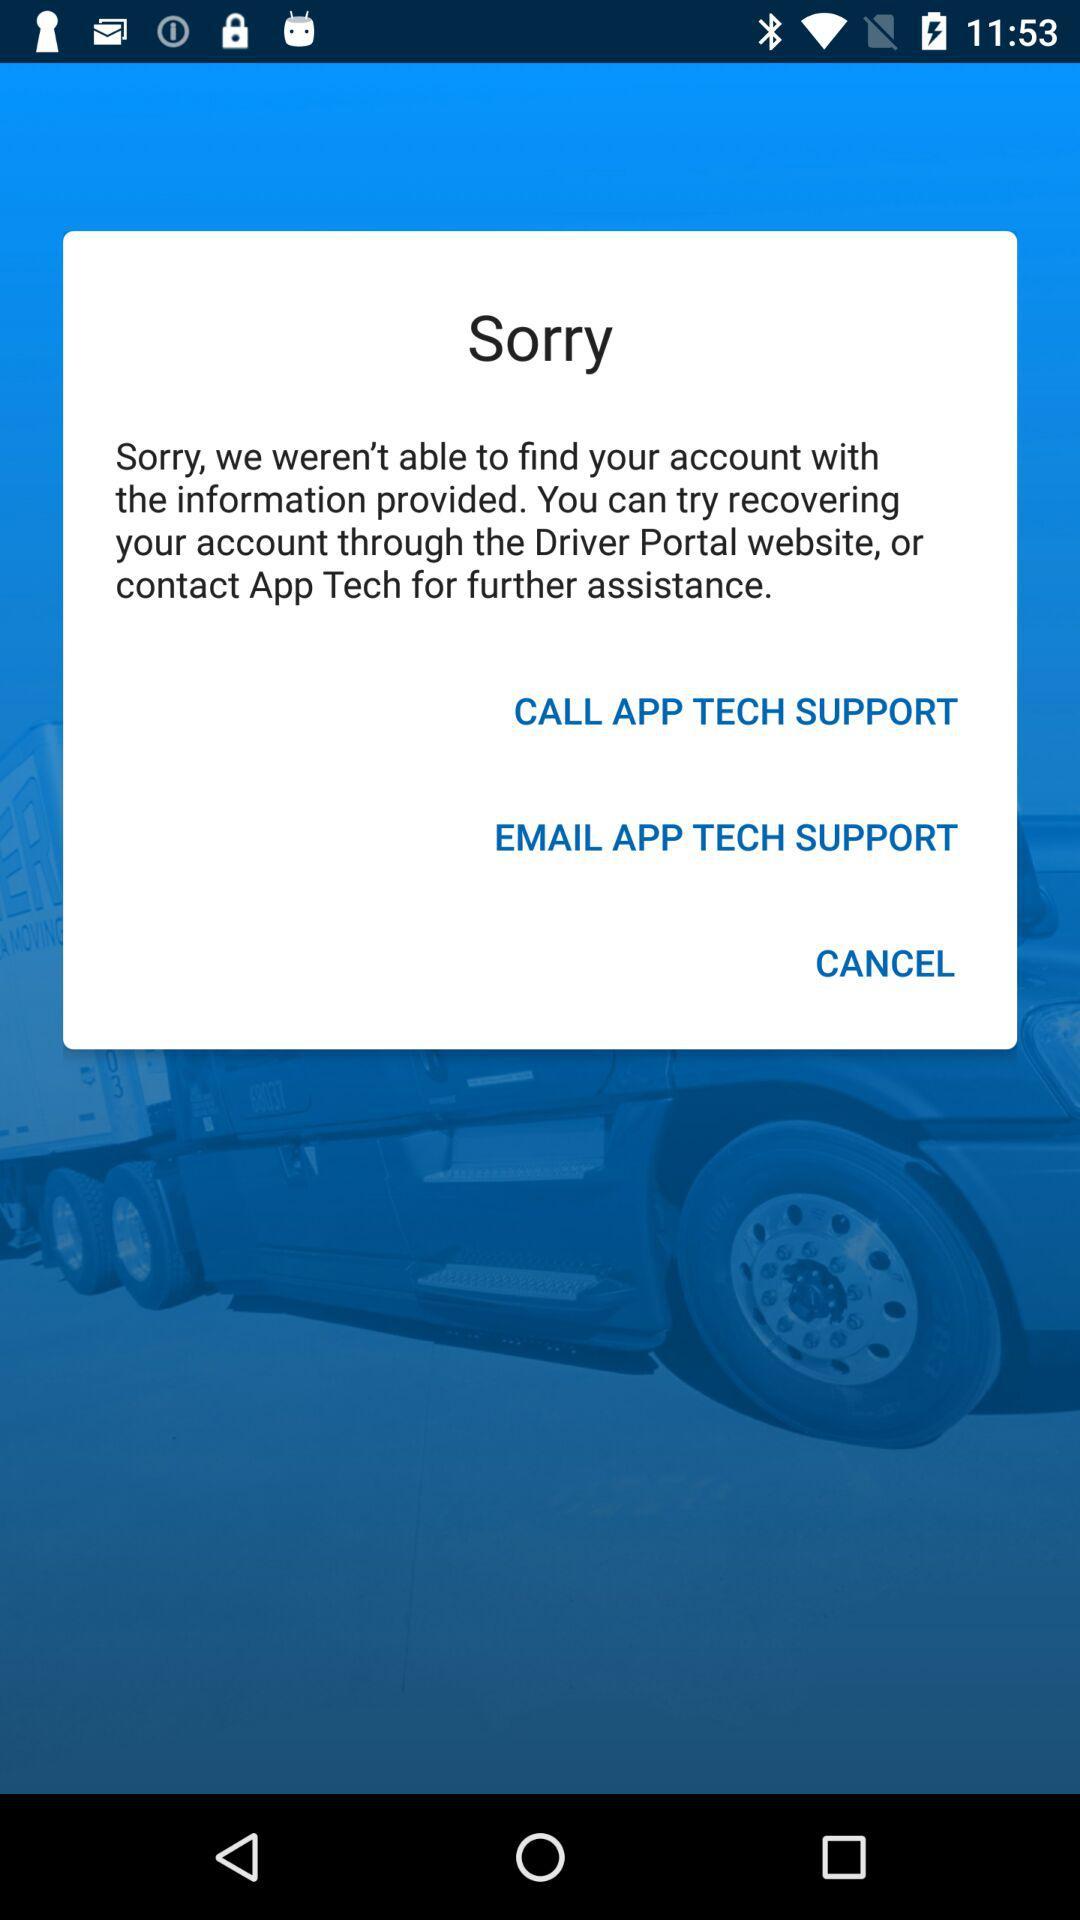 The width and height of the screenshot is (1080, 1920). What do you see at coordinates (883, 965) in the screenshot?
I see `cancel item` at bounding box center [883, 965].